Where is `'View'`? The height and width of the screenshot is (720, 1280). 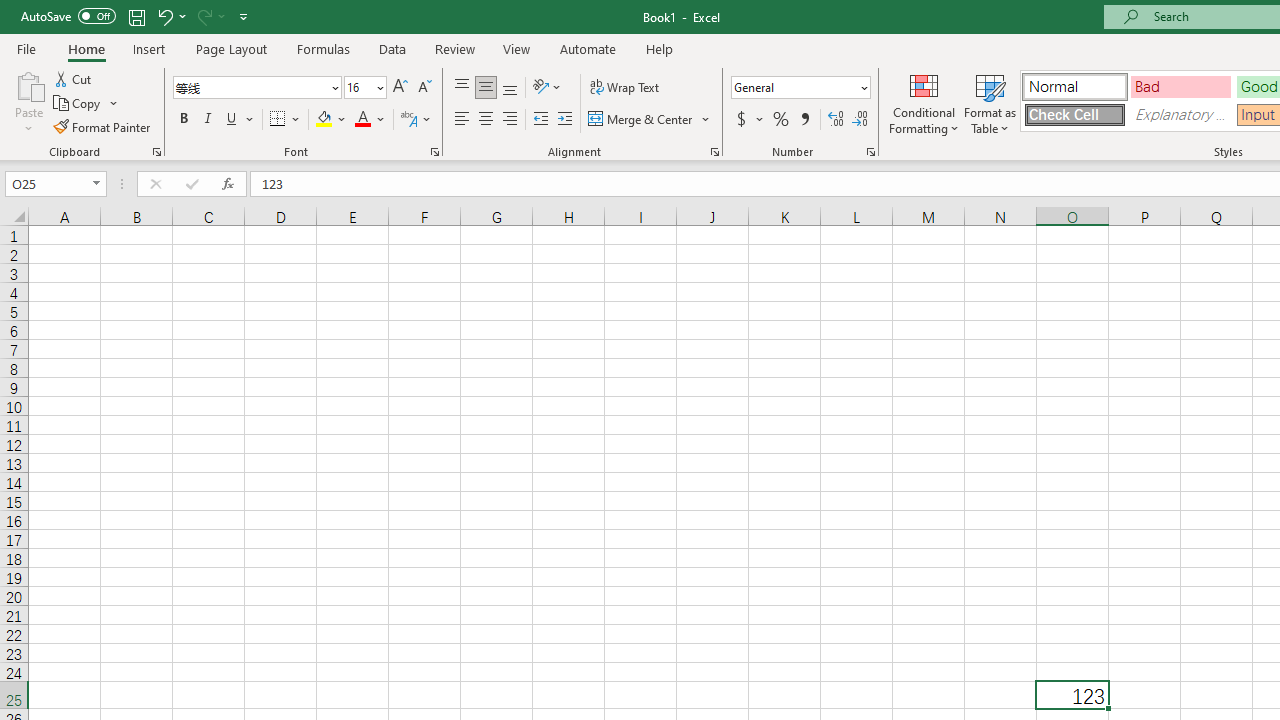
'View' is located at coordinates (517, 48).